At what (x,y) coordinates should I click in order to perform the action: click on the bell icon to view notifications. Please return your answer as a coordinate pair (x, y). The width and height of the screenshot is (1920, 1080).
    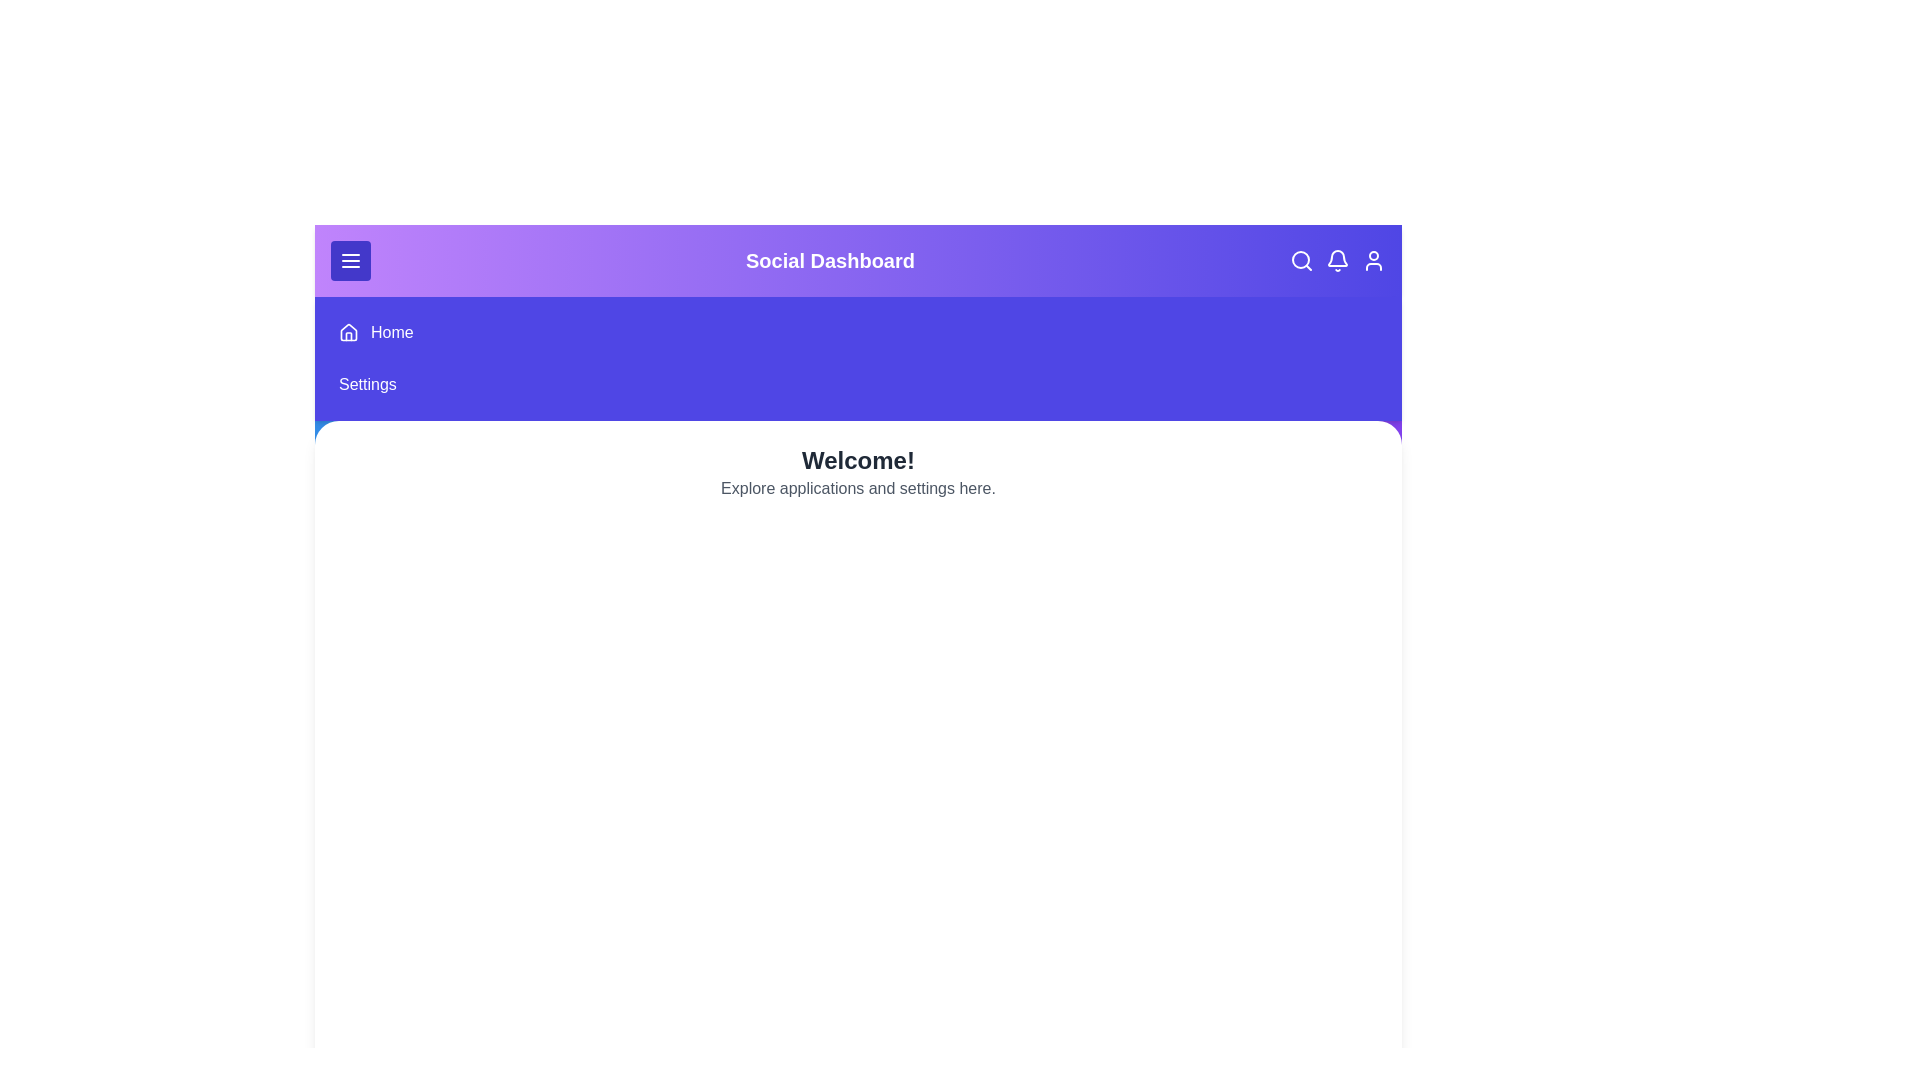
    Looking at the image, I should click on (1338, 260).